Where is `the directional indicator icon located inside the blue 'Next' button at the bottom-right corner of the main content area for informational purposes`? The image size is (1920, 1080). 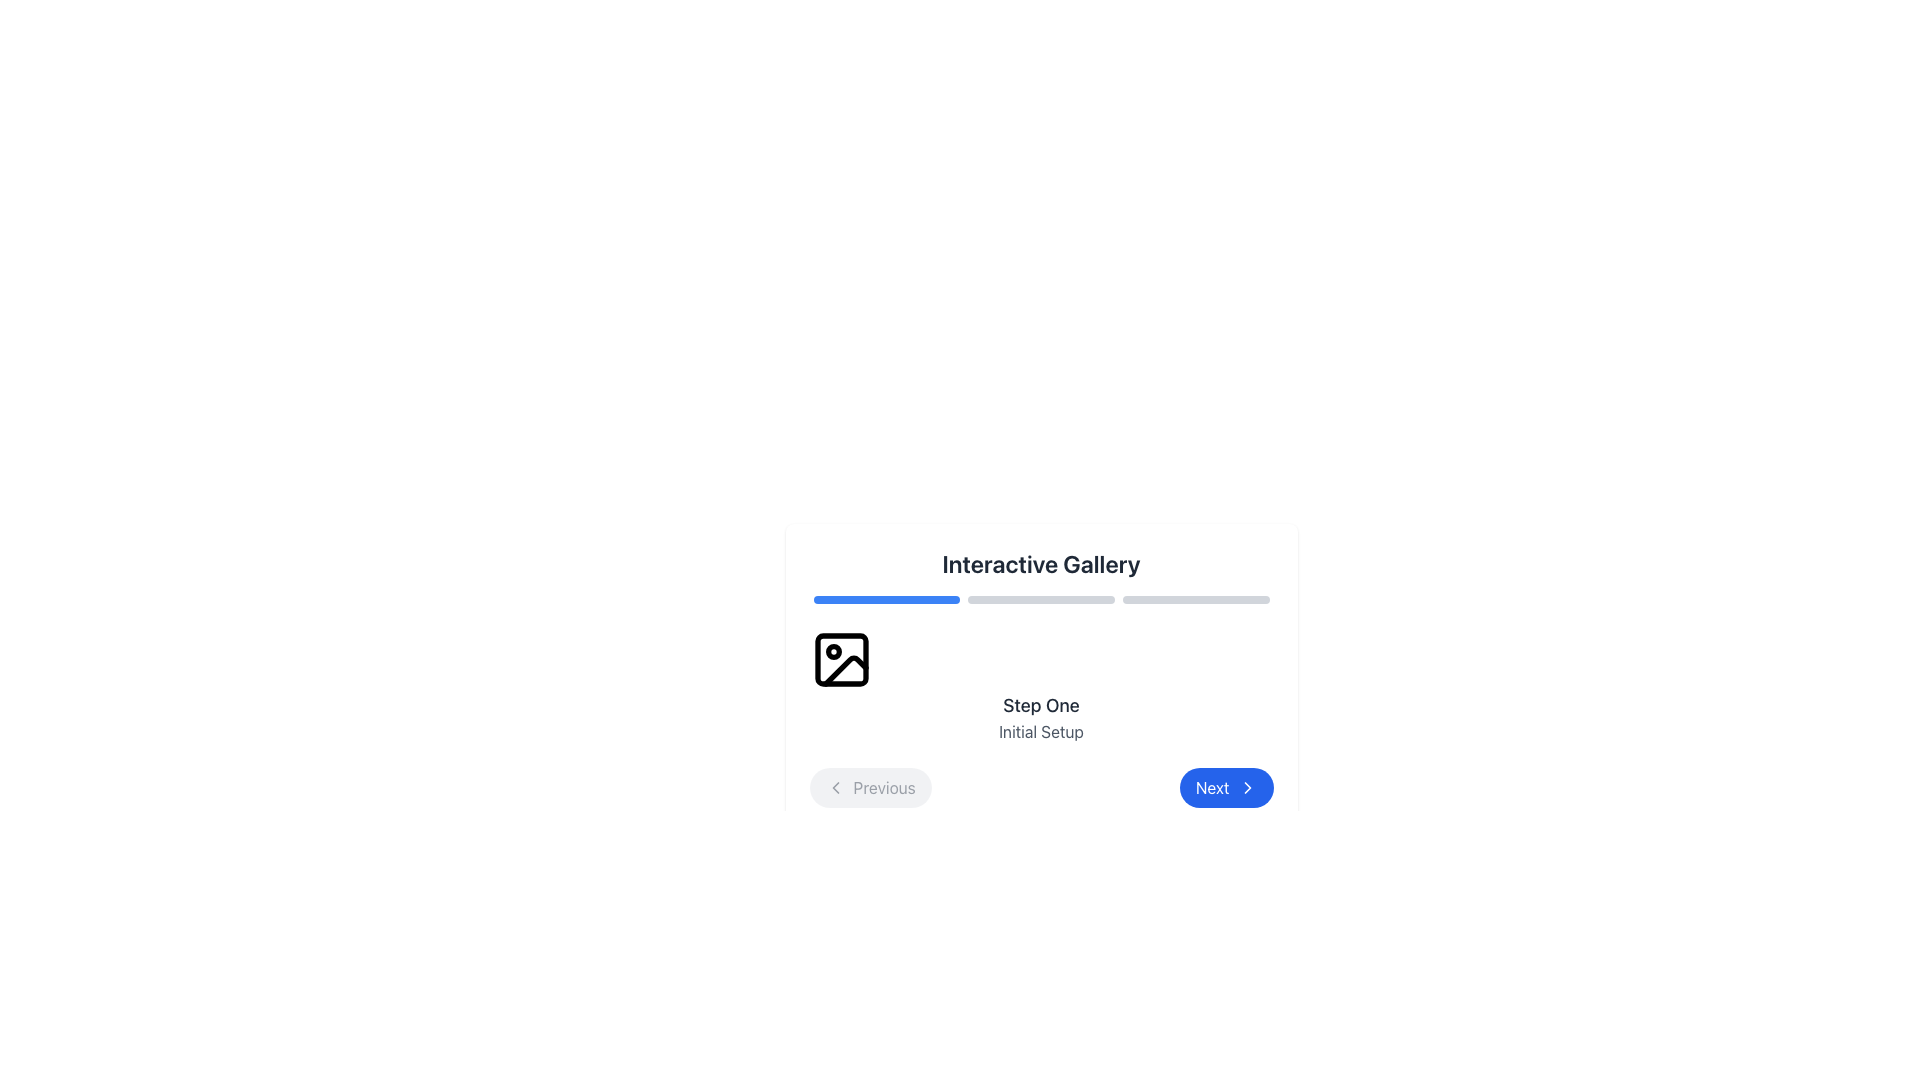 the directional indicator icon located inside the blue 'Next' button at the bottom-right corner of the main content area for informational purposes is located at coordinates (1246, 786).